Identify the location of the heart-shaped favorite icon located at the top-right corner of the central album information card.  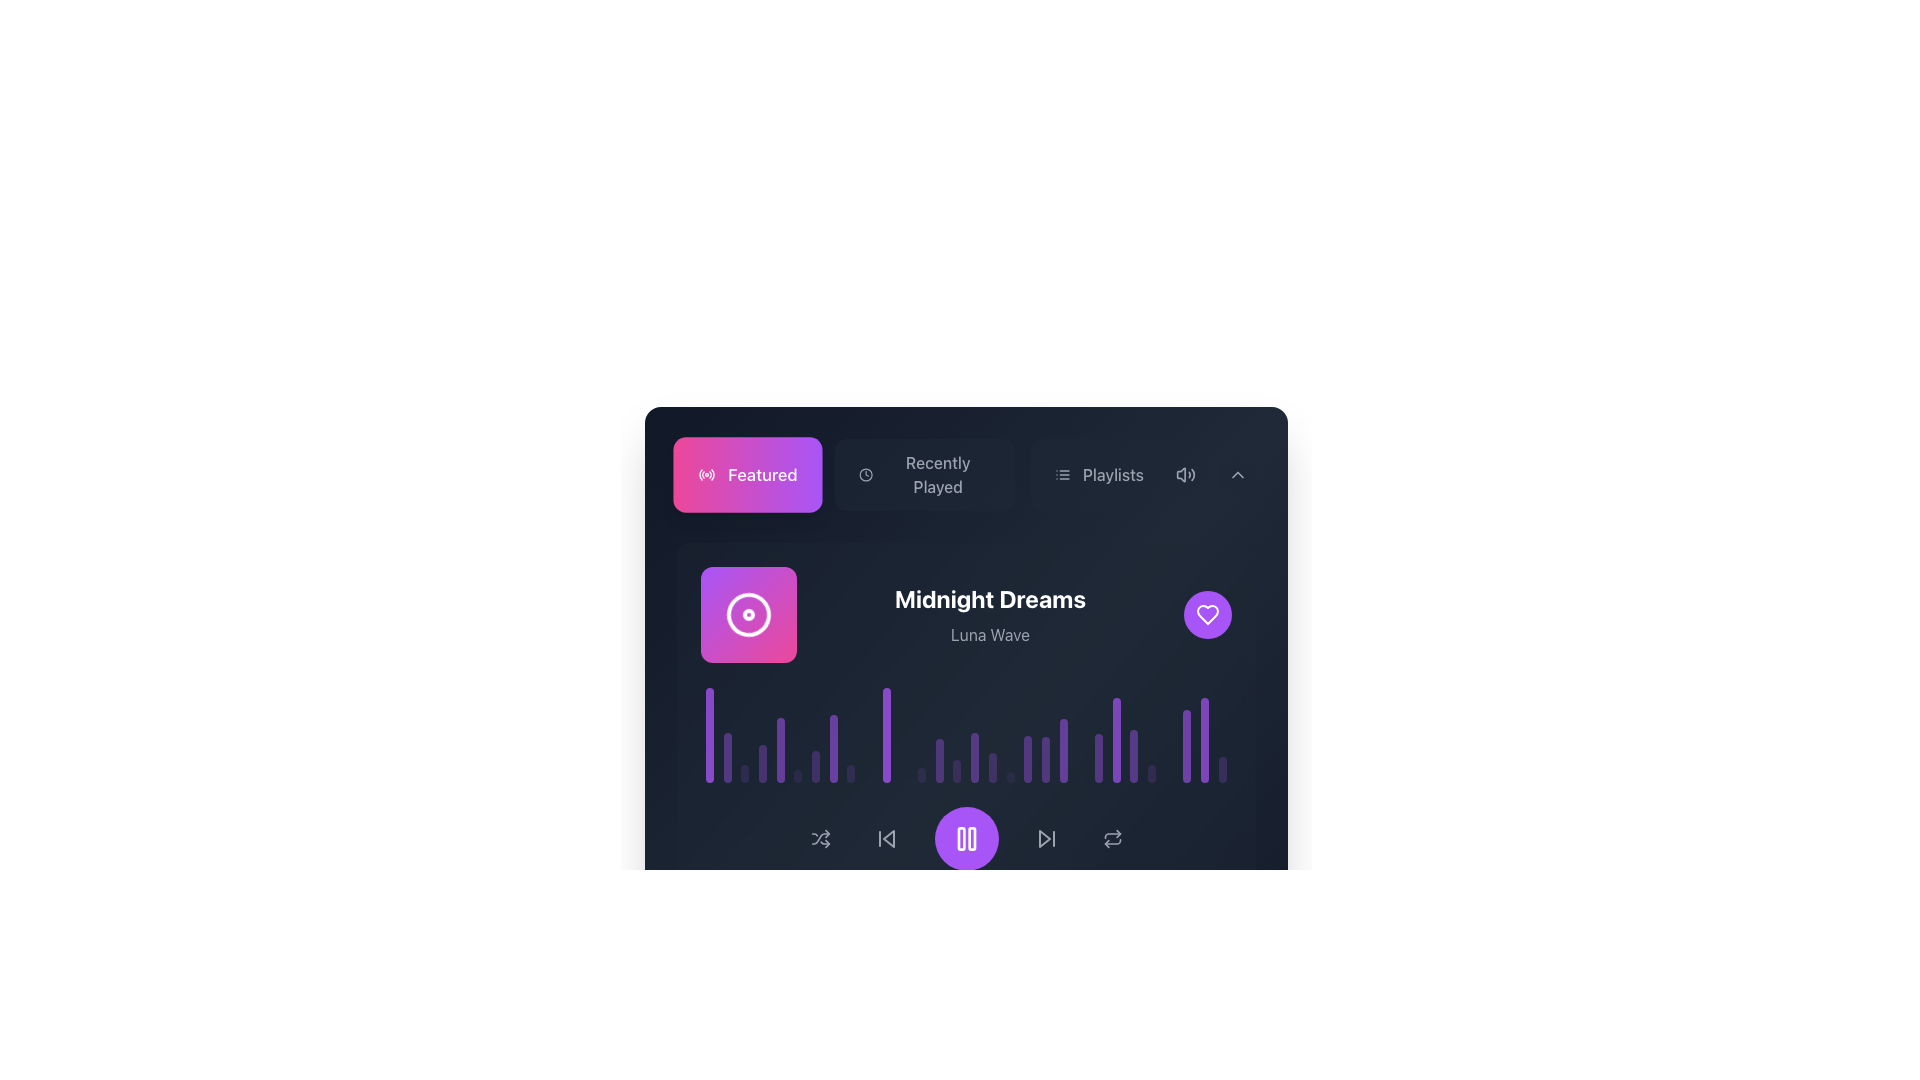
(1207, 613).